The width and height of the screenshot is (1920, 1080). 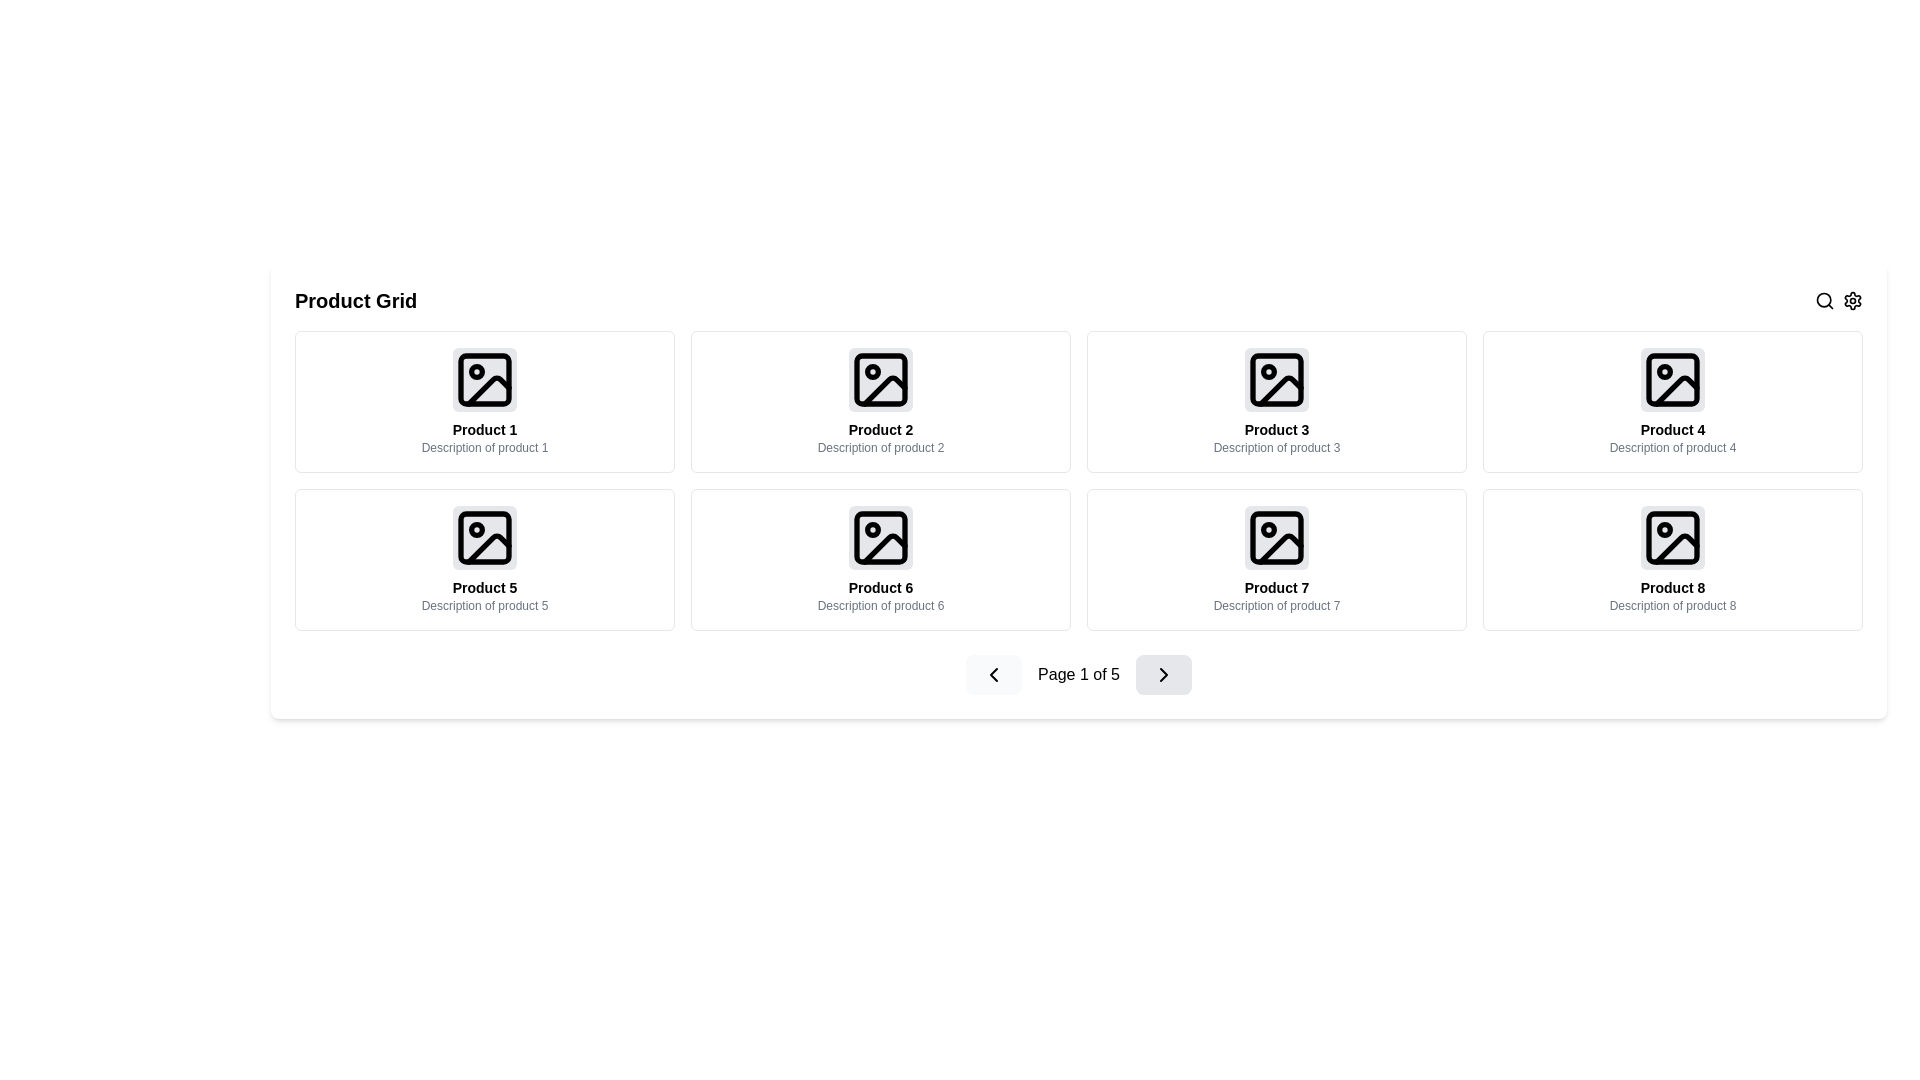 What do you see at coordinates (1275, 559) in the screenshot?
I see `the product card representing Product 7, located` at bounding box center [1275, 559].